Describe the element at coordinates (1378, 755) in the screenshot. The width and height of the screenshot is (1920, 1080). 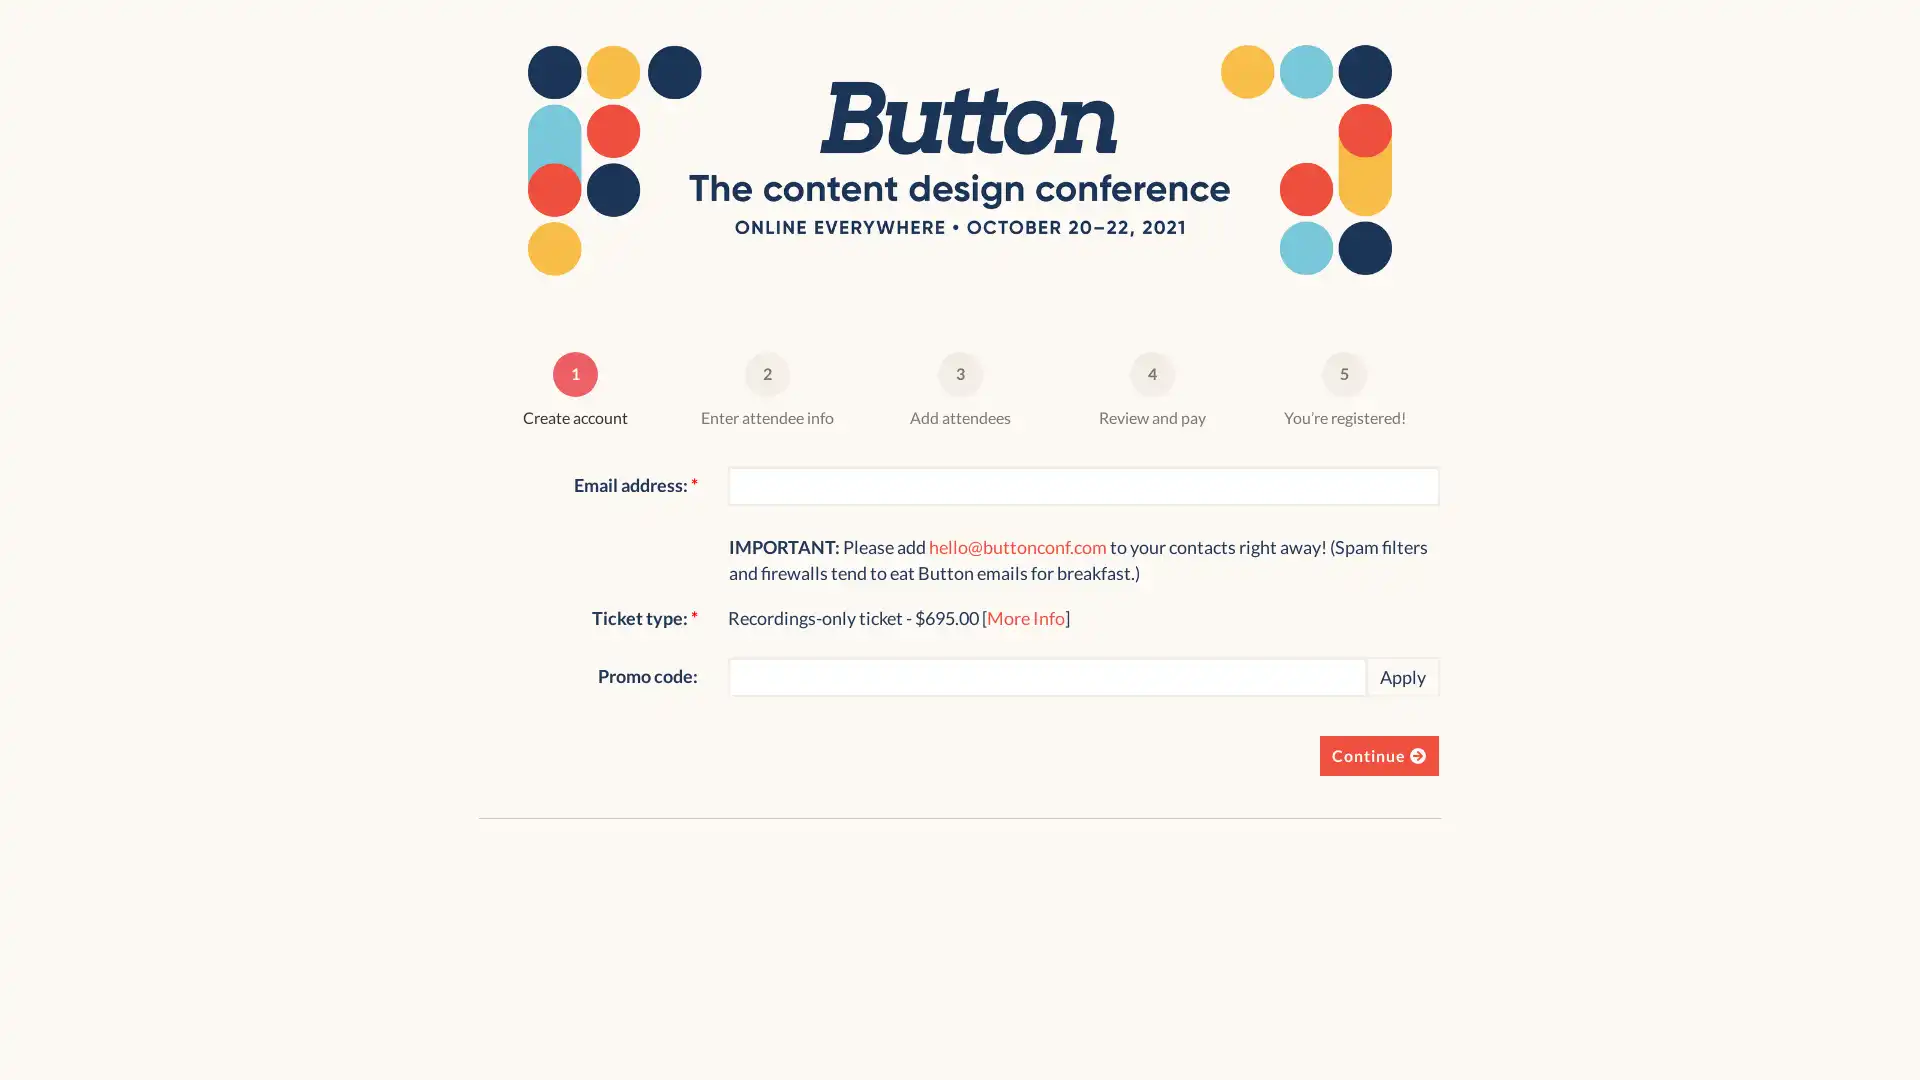
I see `Continue` at that location.